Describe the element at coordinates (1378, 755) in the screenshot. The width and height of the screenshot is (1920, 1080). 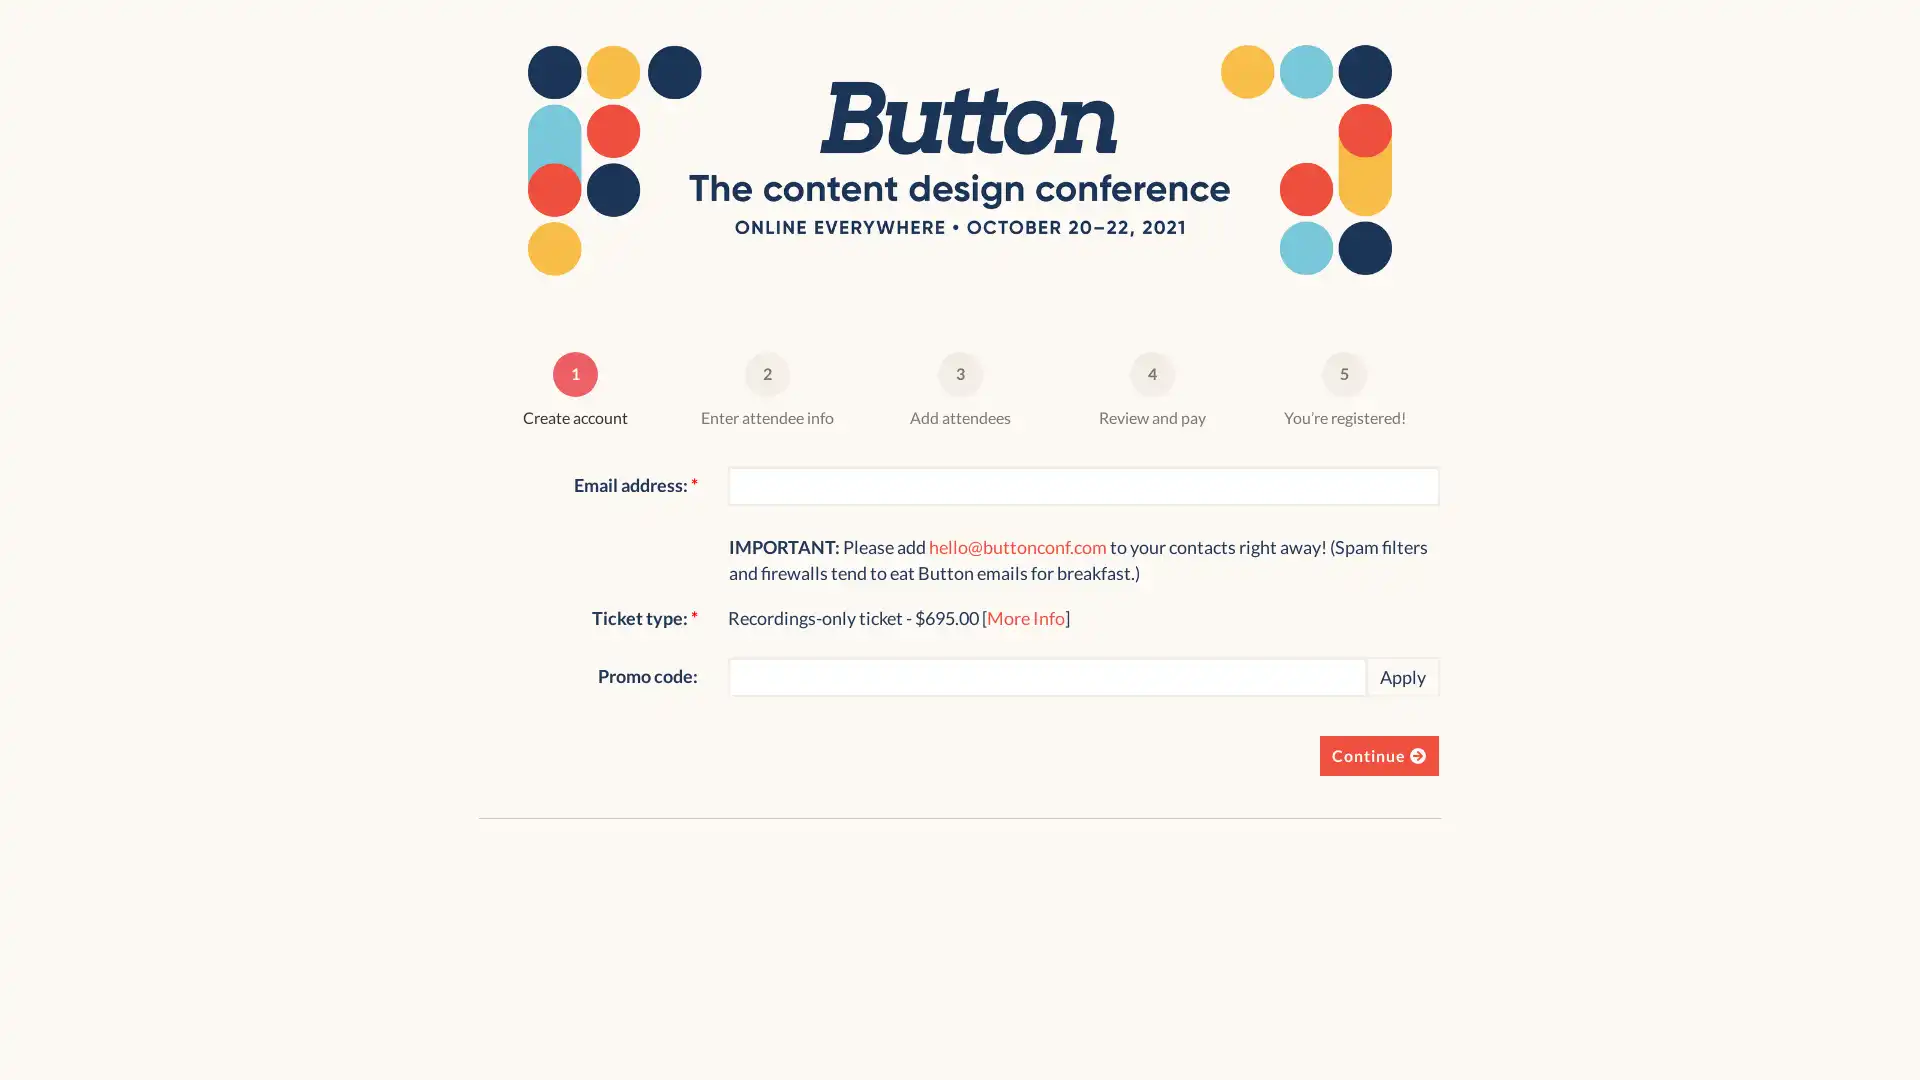
I see `Continue` at that location.